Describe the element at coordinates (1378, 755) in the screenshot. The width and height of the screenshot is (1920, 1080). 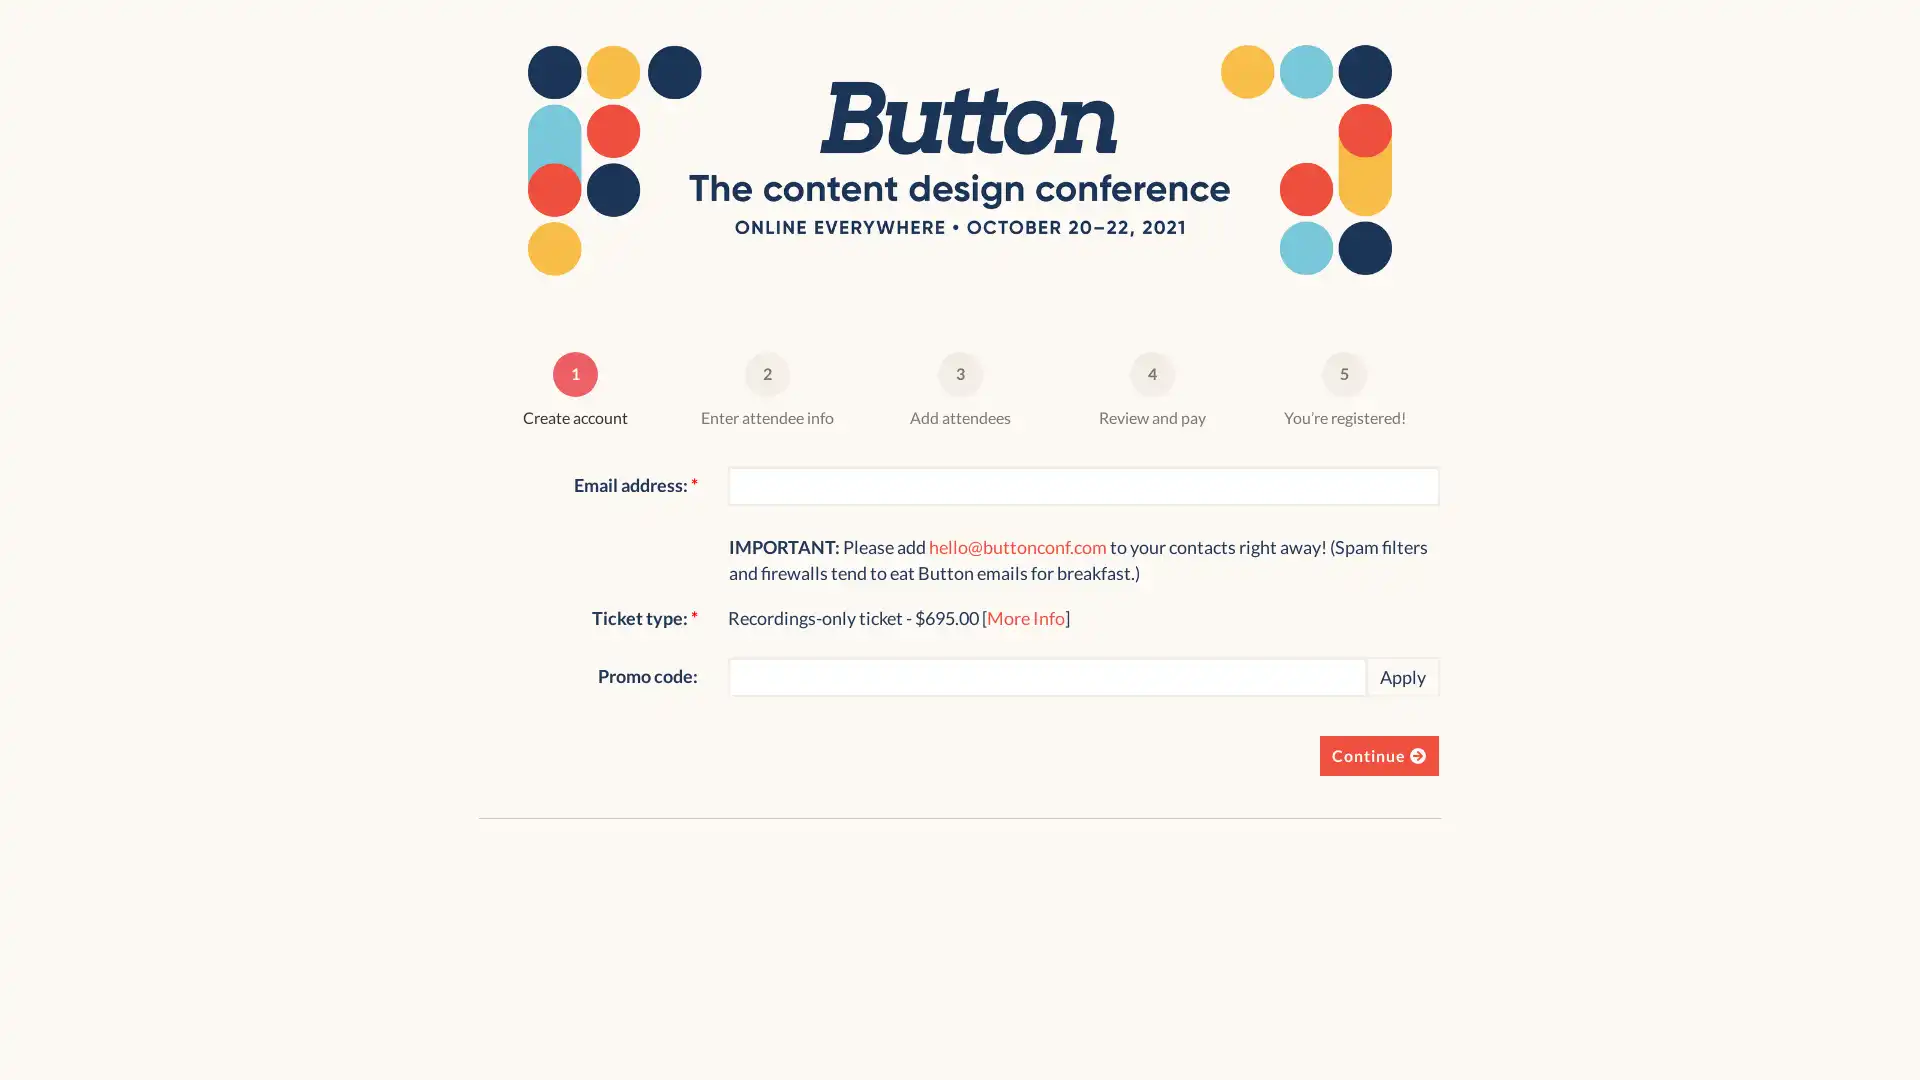
I see `Continue` at that location.